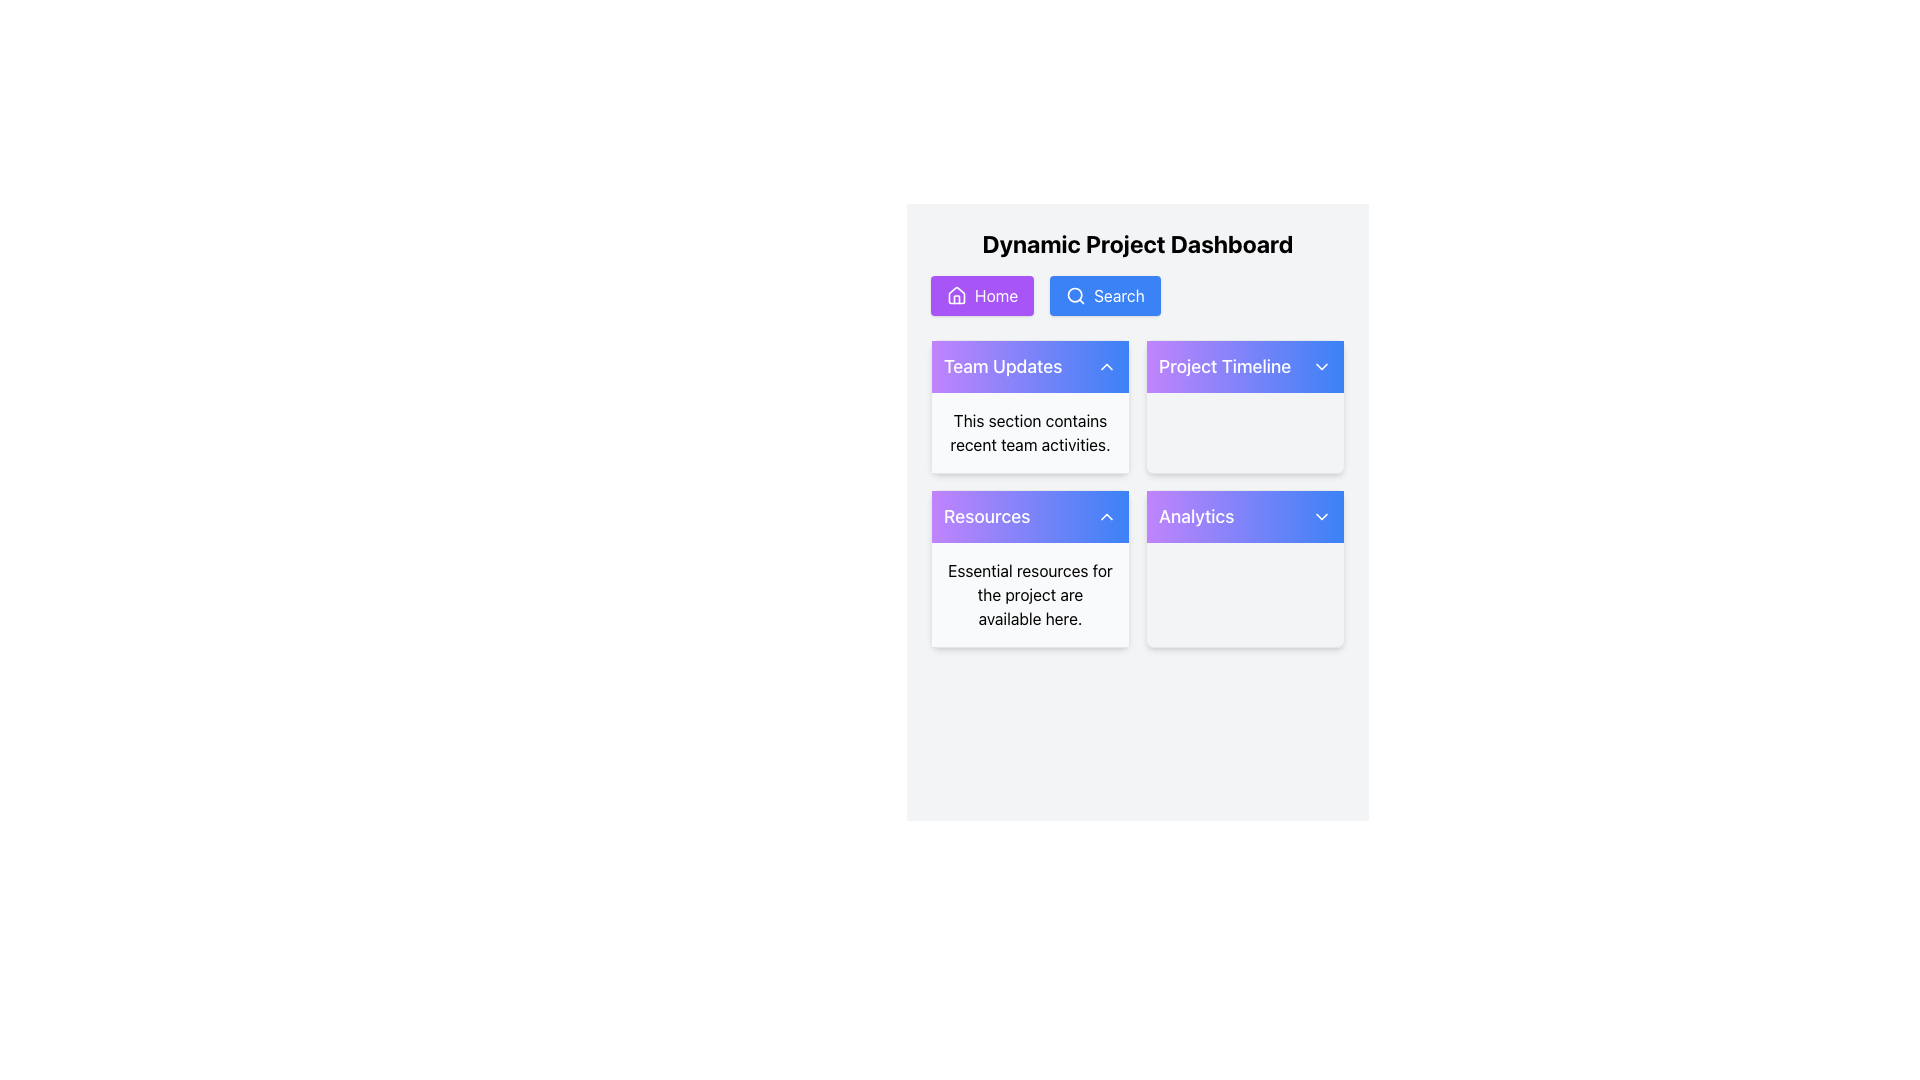 This screenshot has height=1080, width=1920. I want to click on the Text Label that serves as a title for a card grouping resources, positioned in the lower-left quadrant of the card, beneath the 'Team Updates' card and to the left of the 'Analytics' card, so click(987, 515).